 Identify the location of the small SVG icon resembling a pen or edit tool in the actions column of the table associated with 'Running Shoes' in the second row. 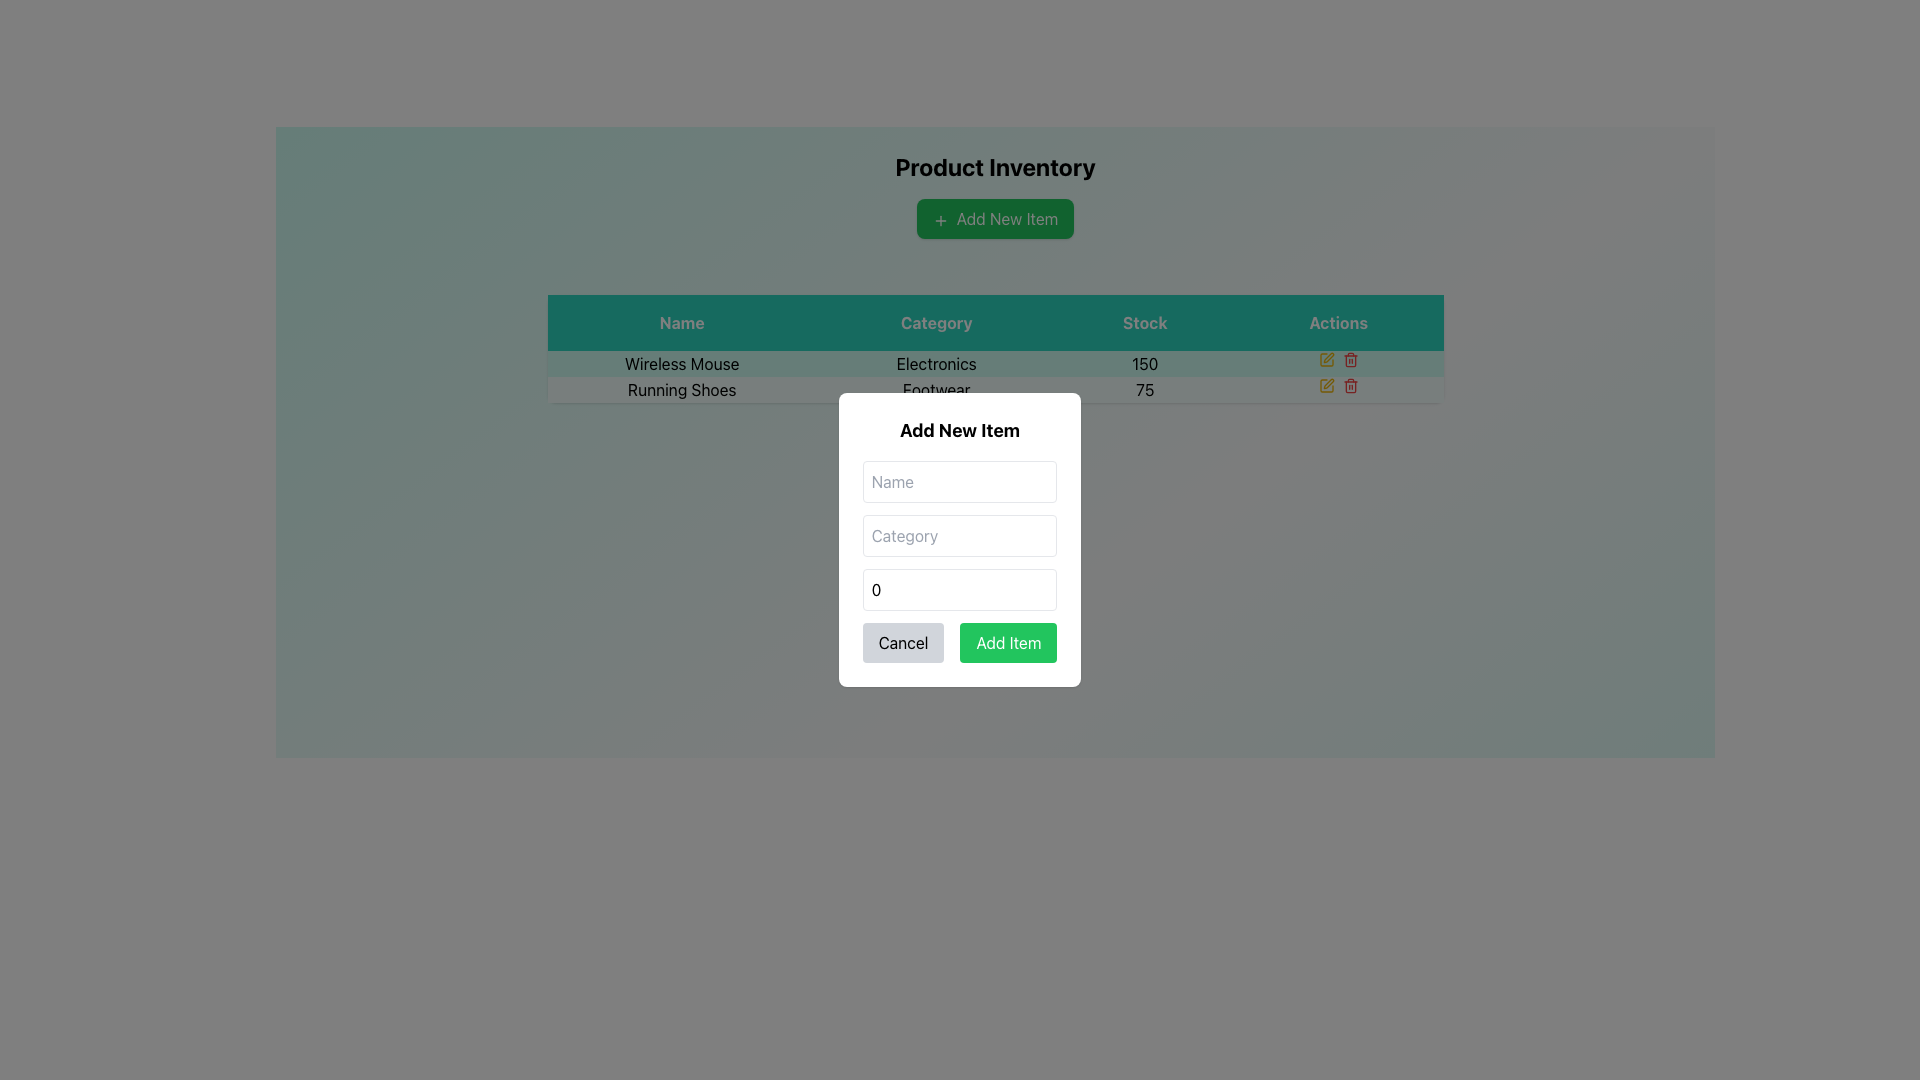
(1328, 384).